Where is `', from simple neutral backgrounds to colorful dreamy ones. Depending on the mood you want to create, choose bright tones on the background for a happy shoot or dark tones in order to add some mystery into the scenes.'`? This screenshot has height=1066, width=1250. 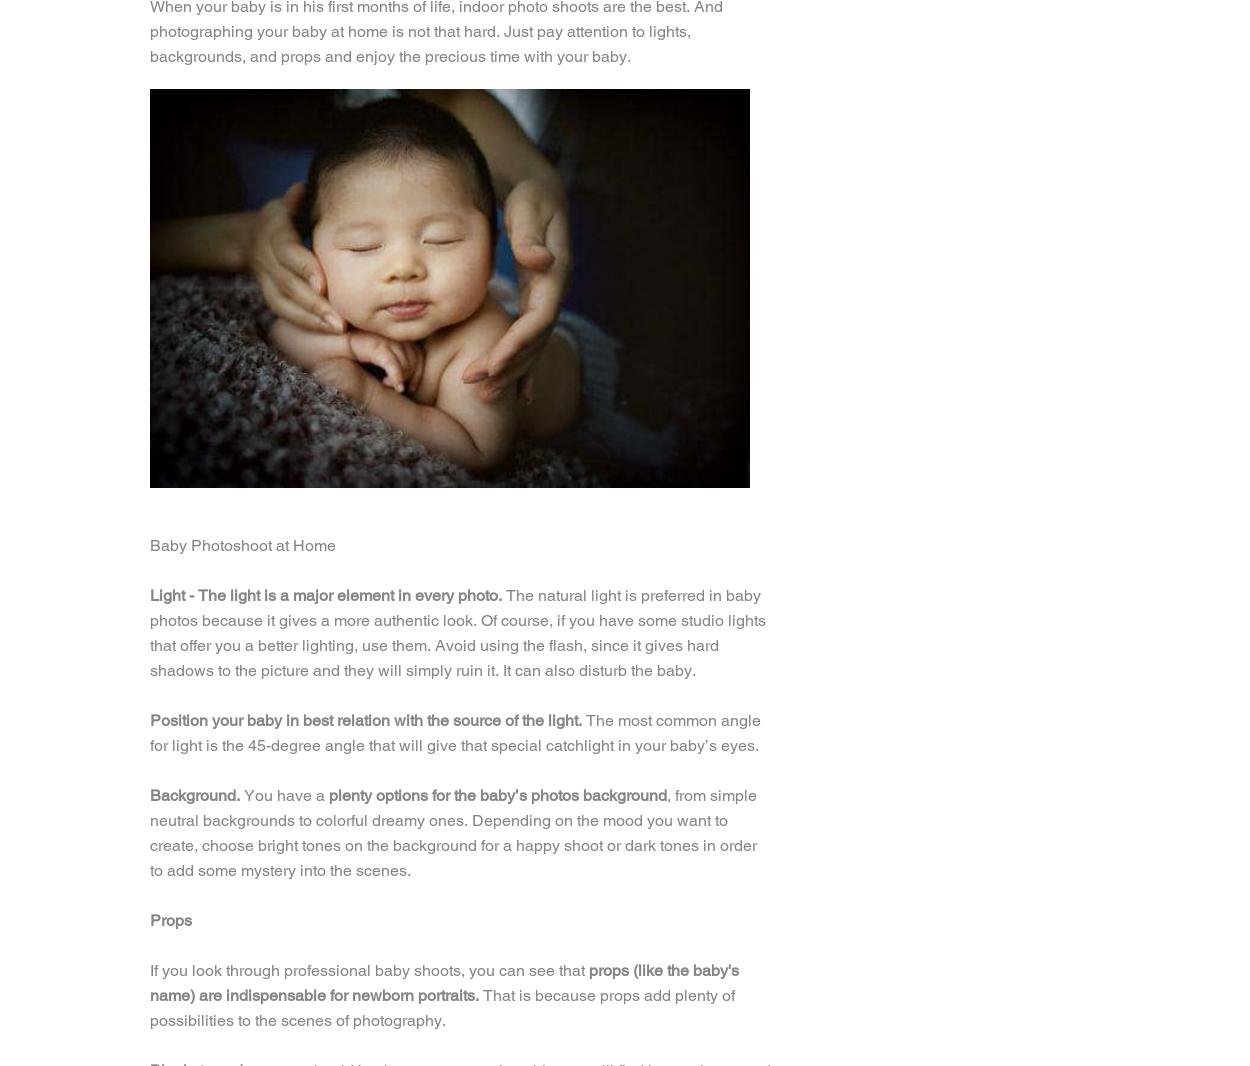 ', from simple neutral backgrounds to colorful dreamy ones. Depending on the mood you want to create, choose bright tones on the background for a happy shoot or dark tones in order to add some mystery into the scenes.' is located at coordinates (452, 832).